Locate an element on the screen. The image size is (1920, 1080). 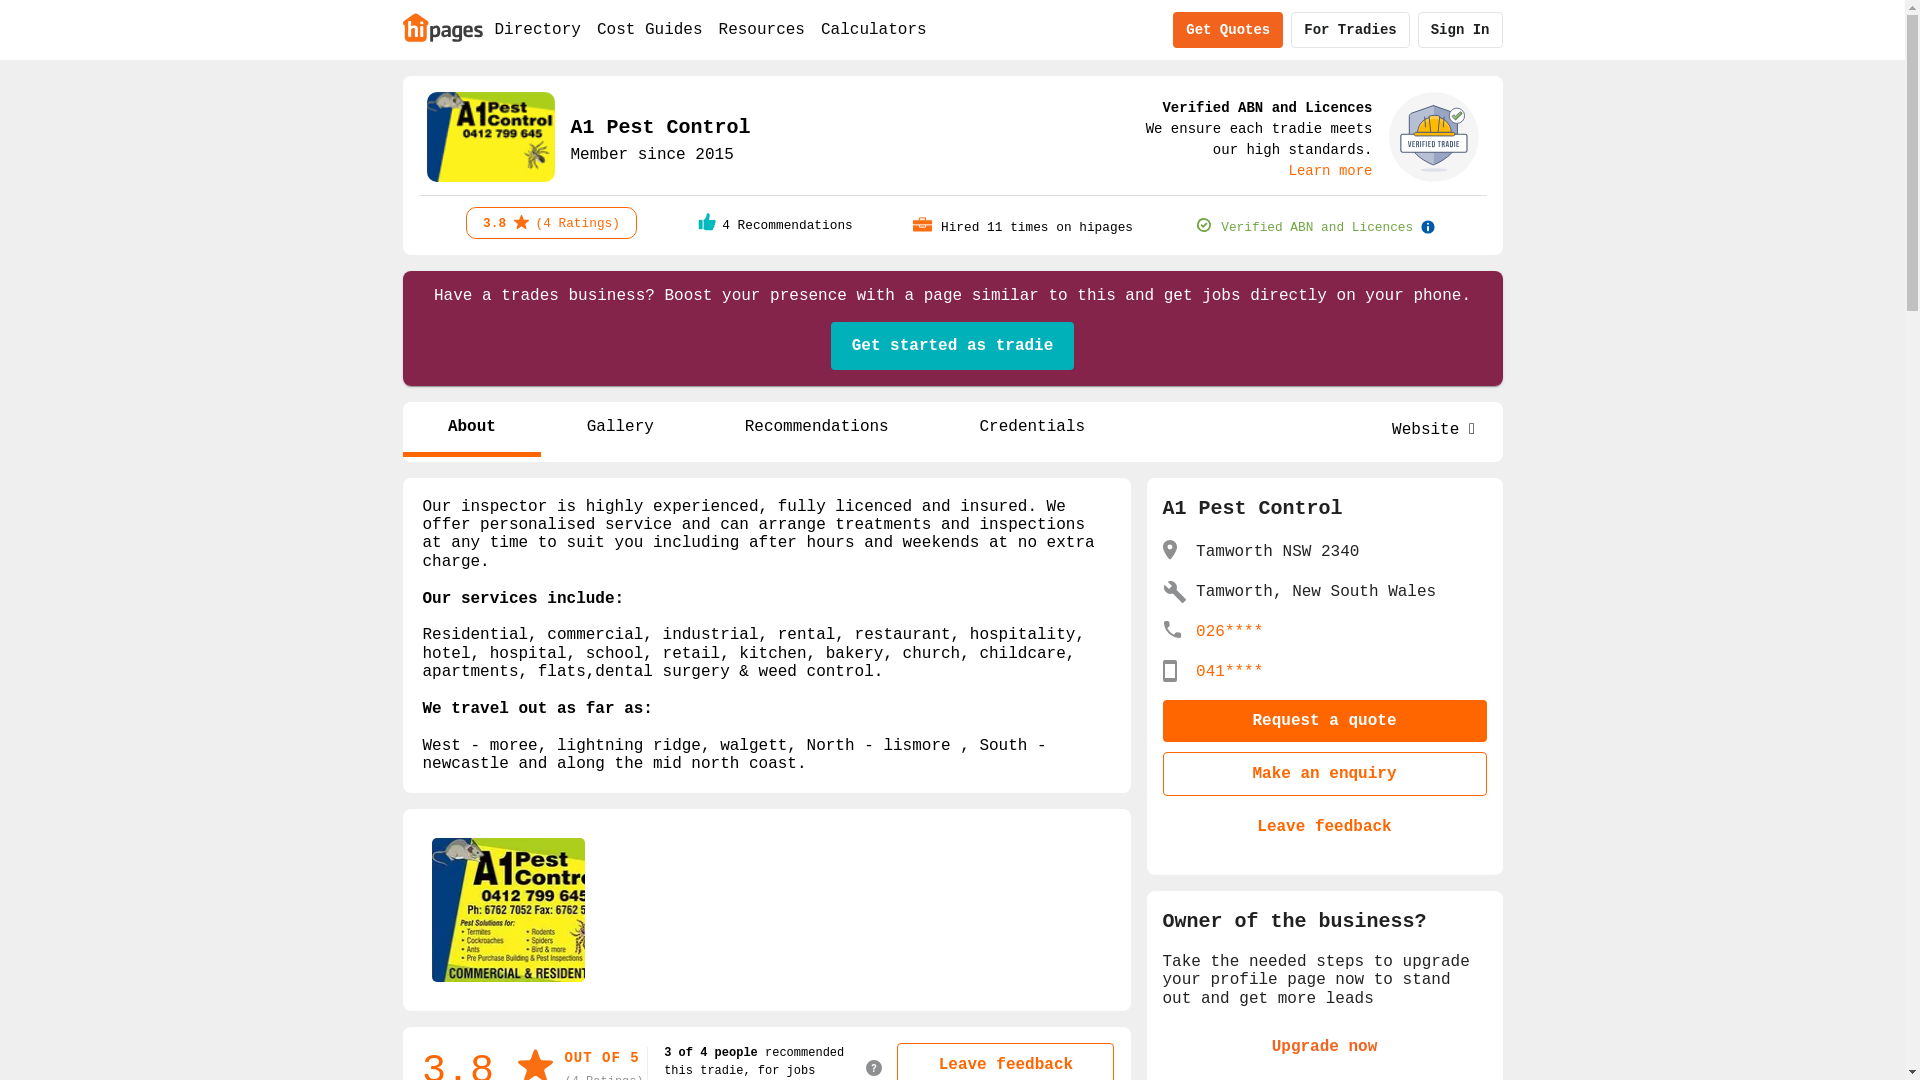
'Directory' is located at coordinates (537, 30).